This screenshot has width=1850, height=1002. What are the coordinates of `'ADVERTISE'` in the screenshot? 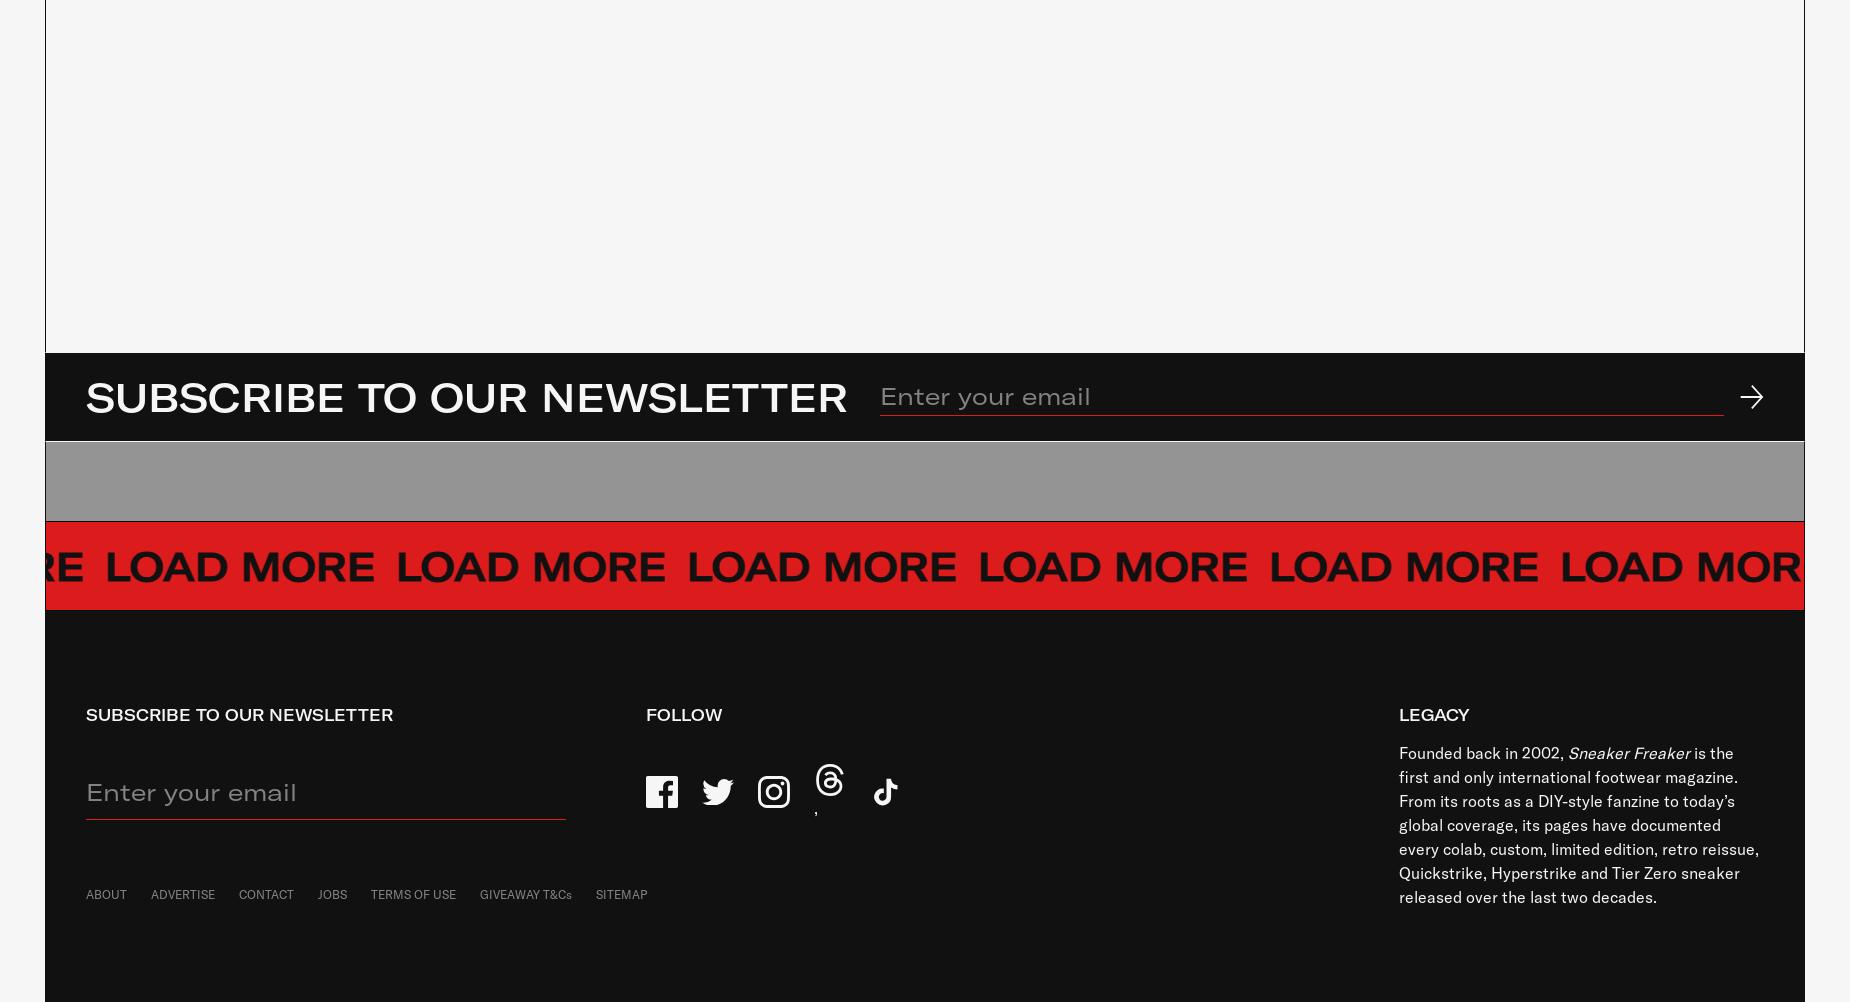 It's located at (181, 893).